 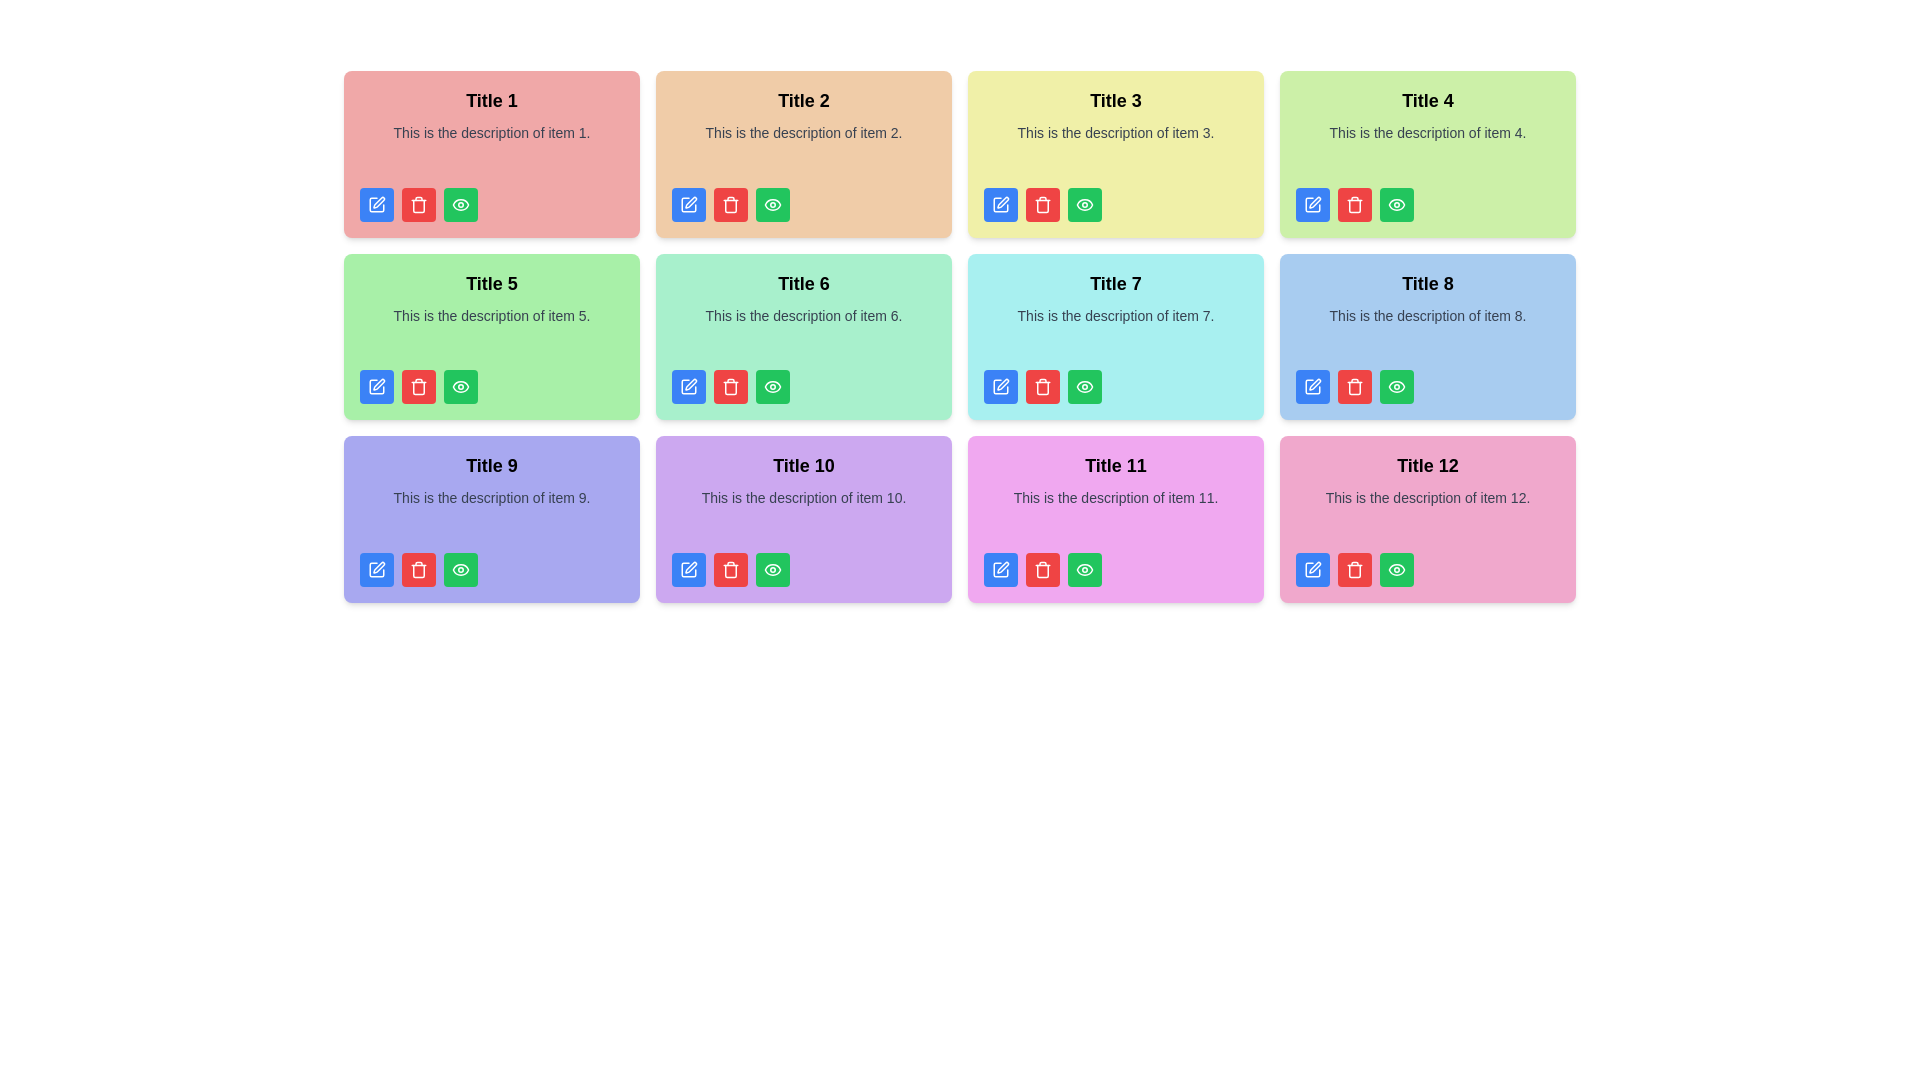 I want to click on the red trash can icon, which is nested inside a red rounded rectangular button, located below the title and description in each card, so click(x=729, y=204).